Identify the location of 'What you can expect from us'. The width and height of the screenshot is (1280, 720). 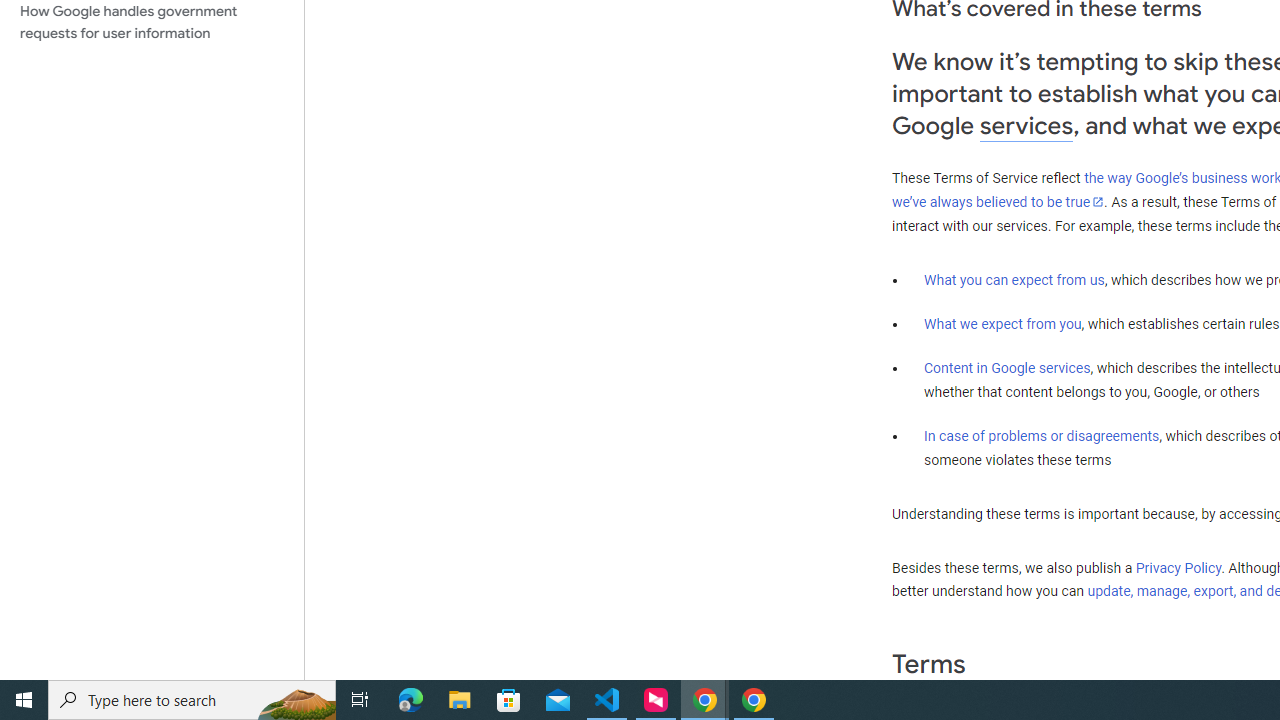
(1014, 279).